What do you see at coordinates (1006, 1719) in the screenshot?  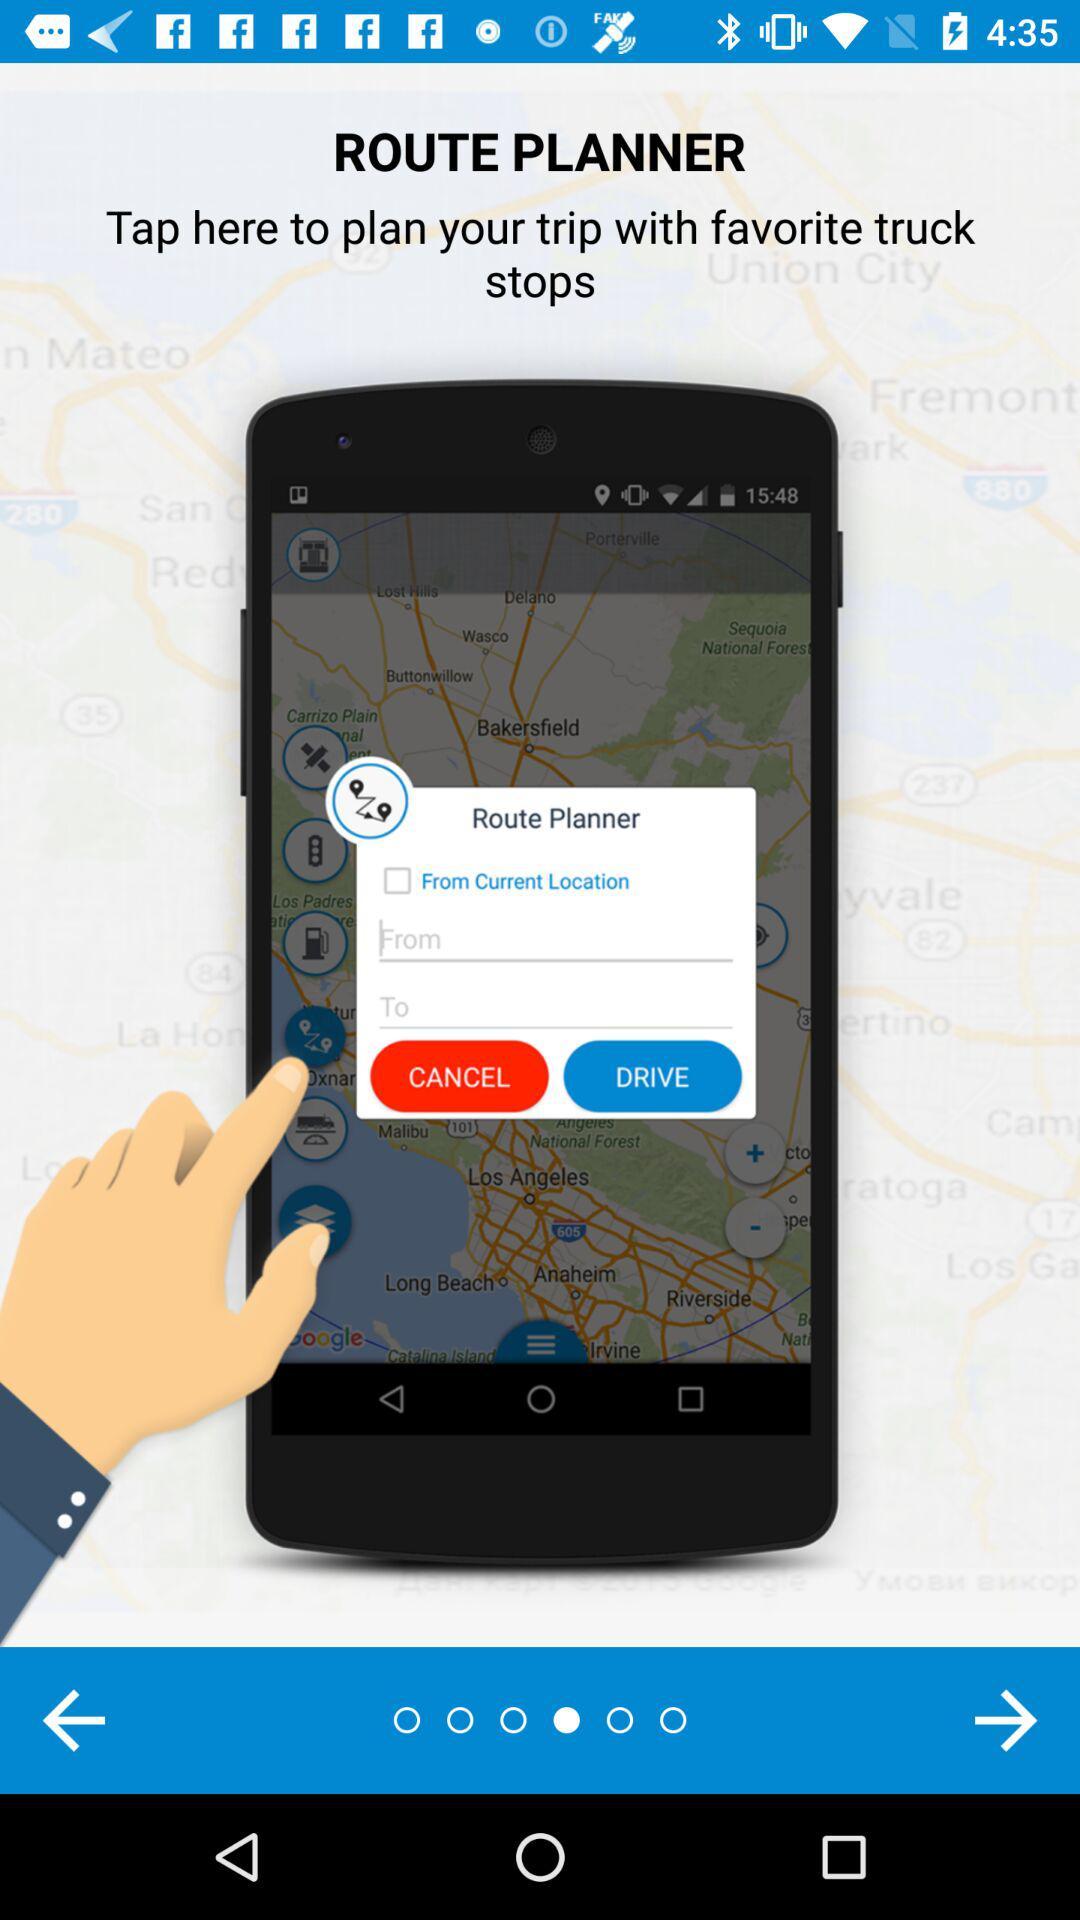 I see `next page` at bounding box center [1006, 1719].